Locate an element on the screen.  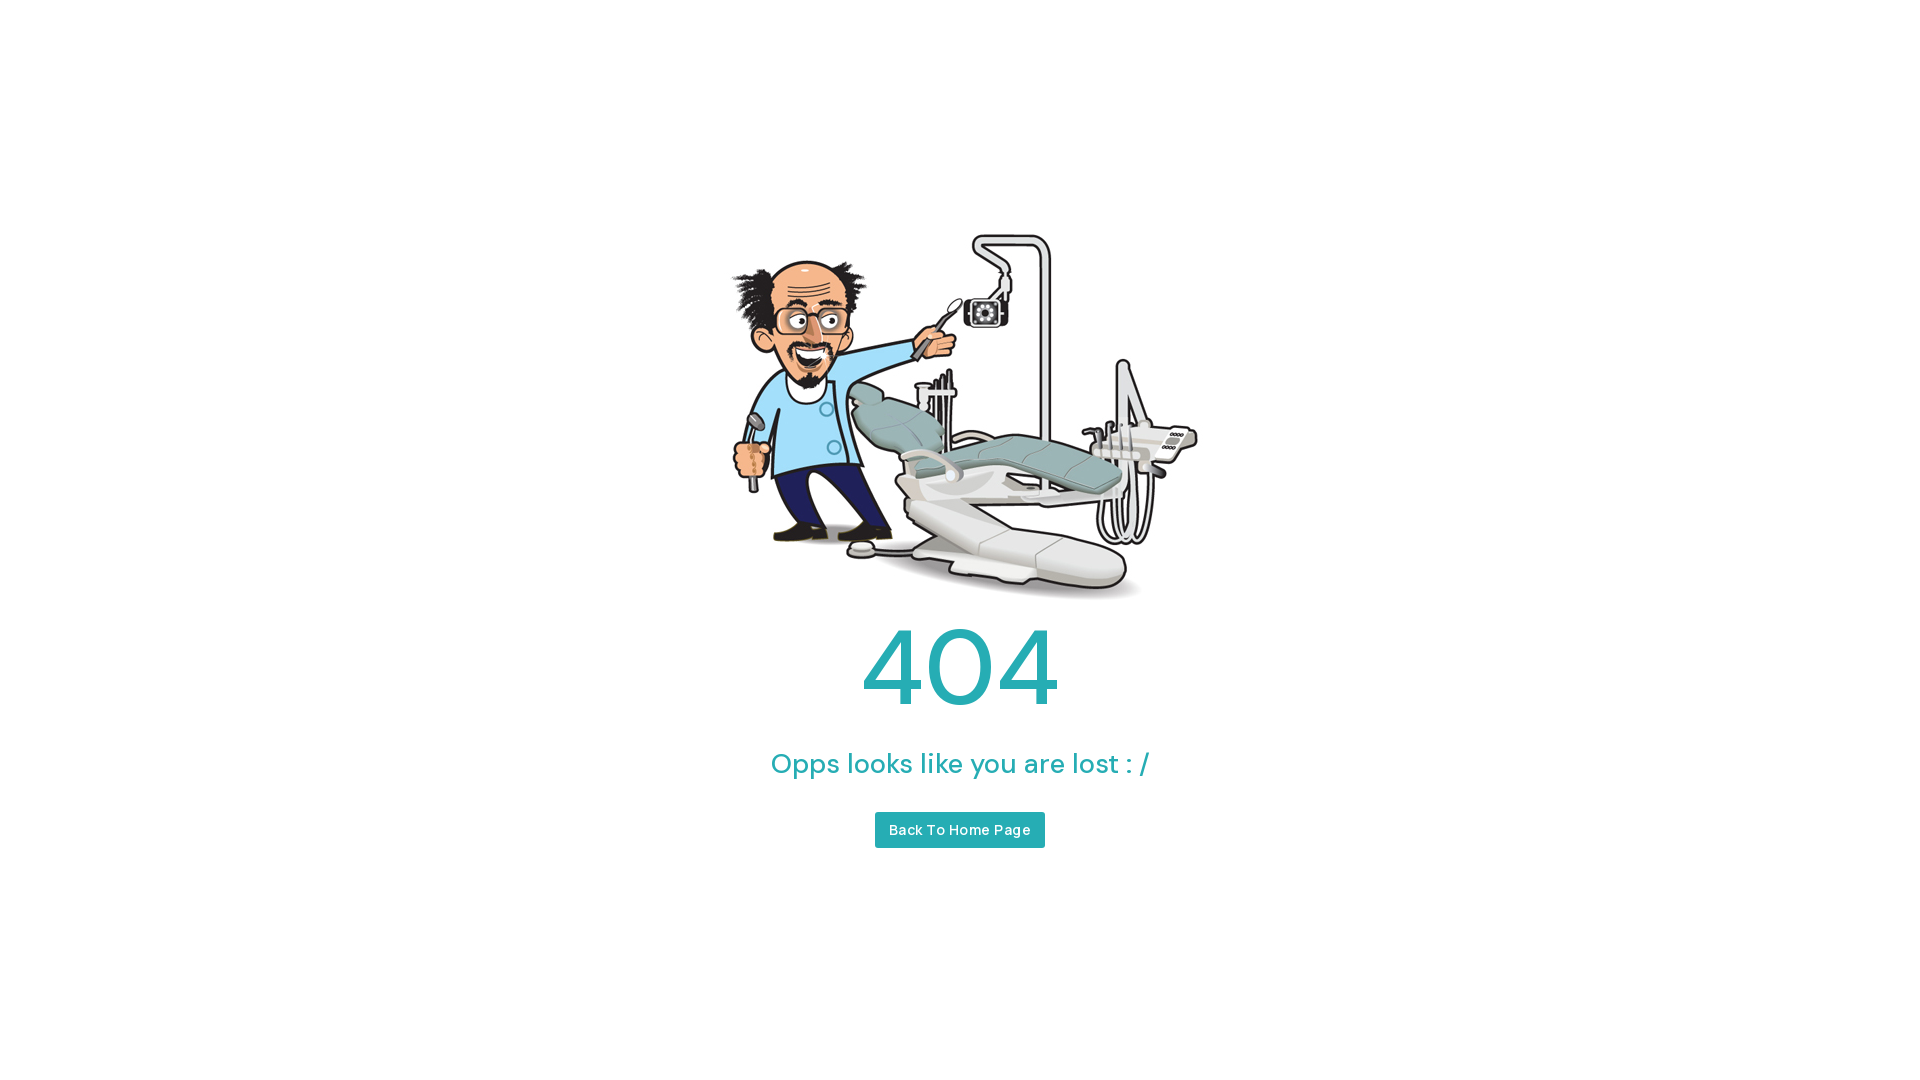
'Back To Home Page' is located at coordinates (960, 829).